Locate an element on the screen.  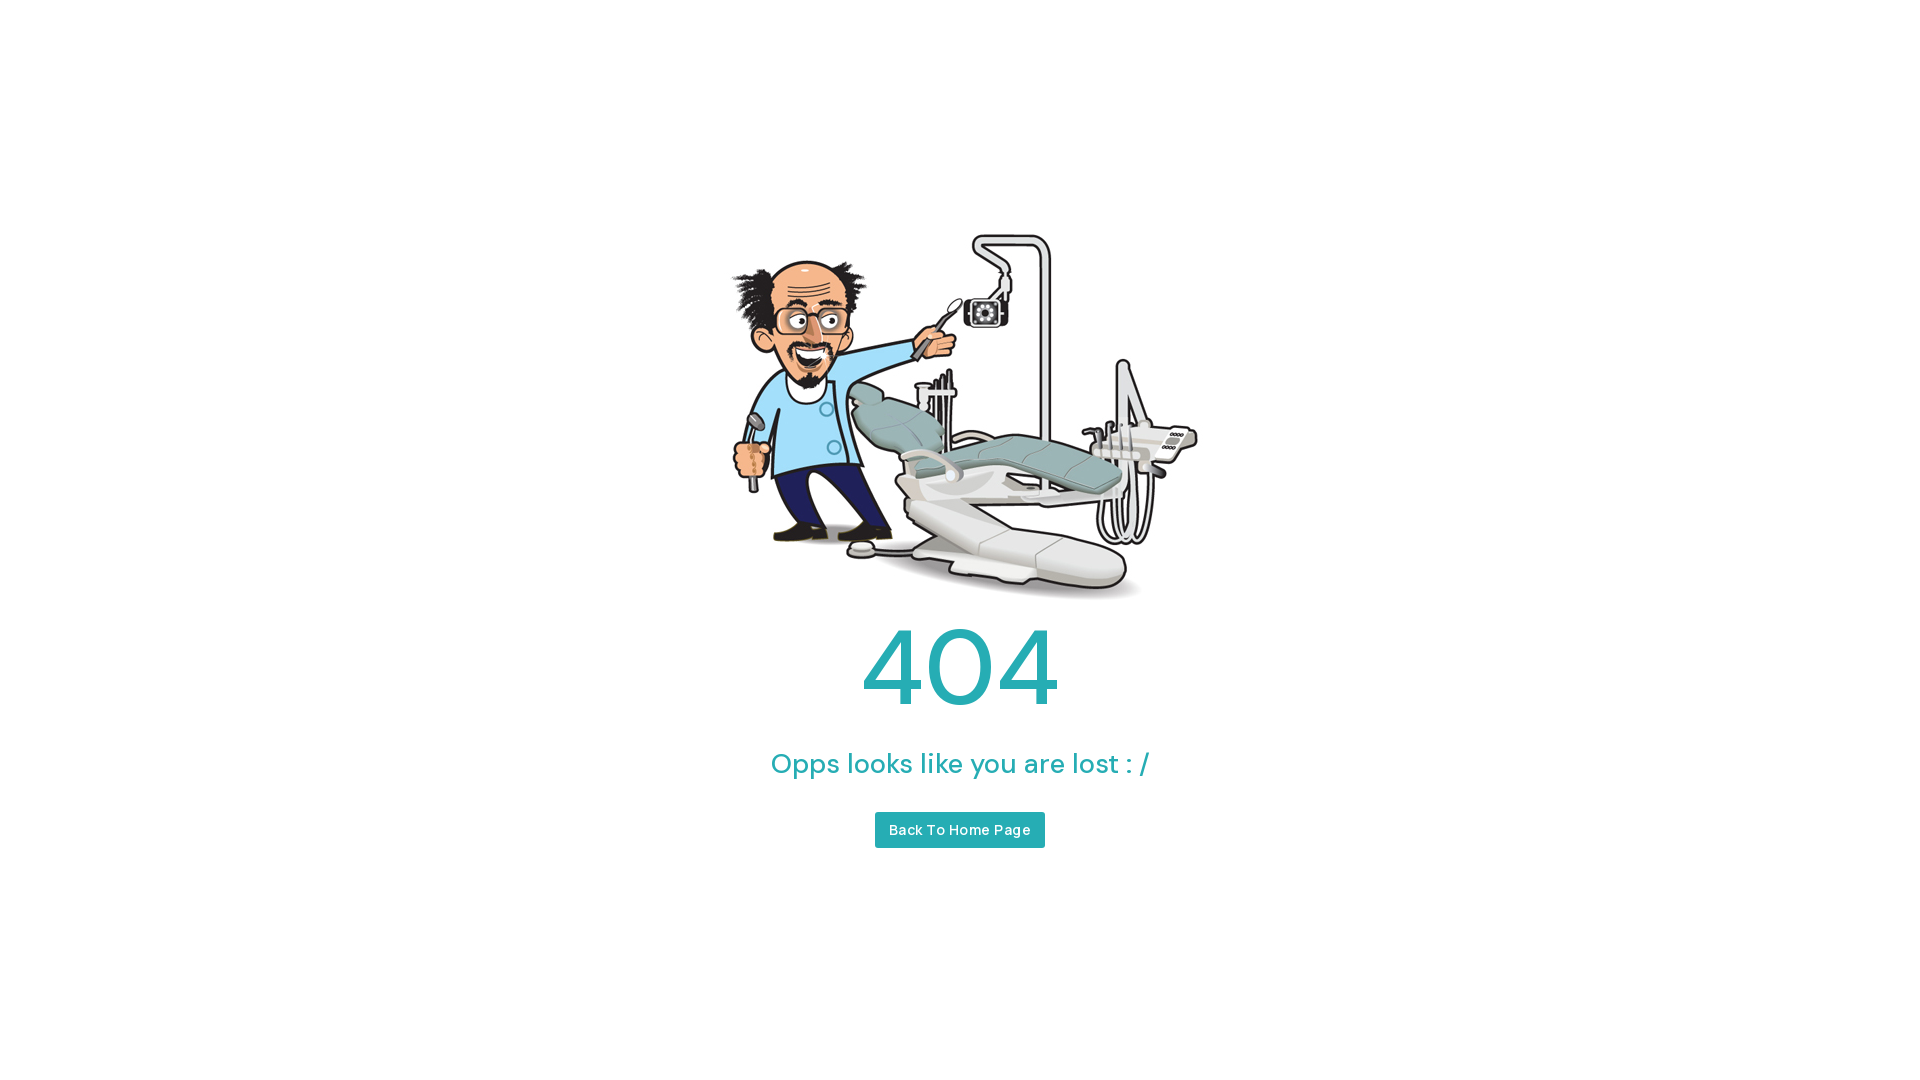
'Back To Home Page' is located at coordinates (960, 829).